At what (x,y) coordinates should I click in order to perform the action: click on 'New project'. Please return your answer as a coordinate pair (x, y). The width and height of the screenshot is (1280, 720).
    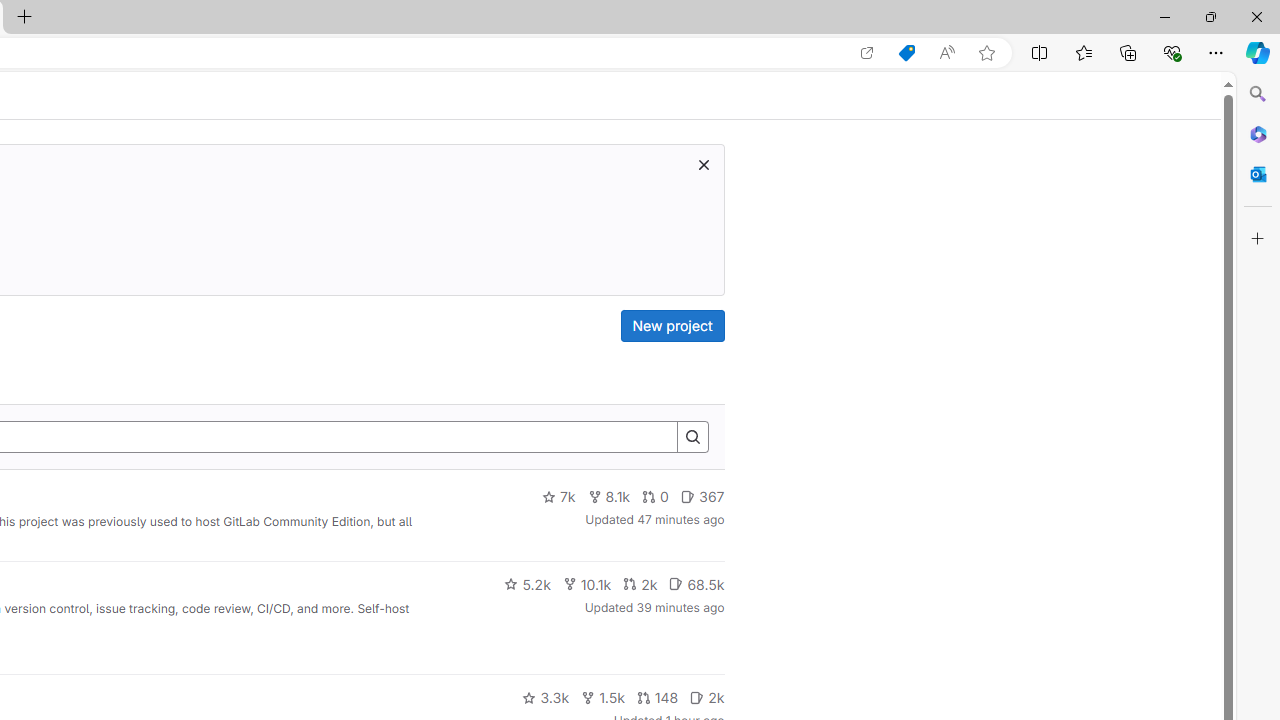
    Looking at the image, I should click on (672, 325).